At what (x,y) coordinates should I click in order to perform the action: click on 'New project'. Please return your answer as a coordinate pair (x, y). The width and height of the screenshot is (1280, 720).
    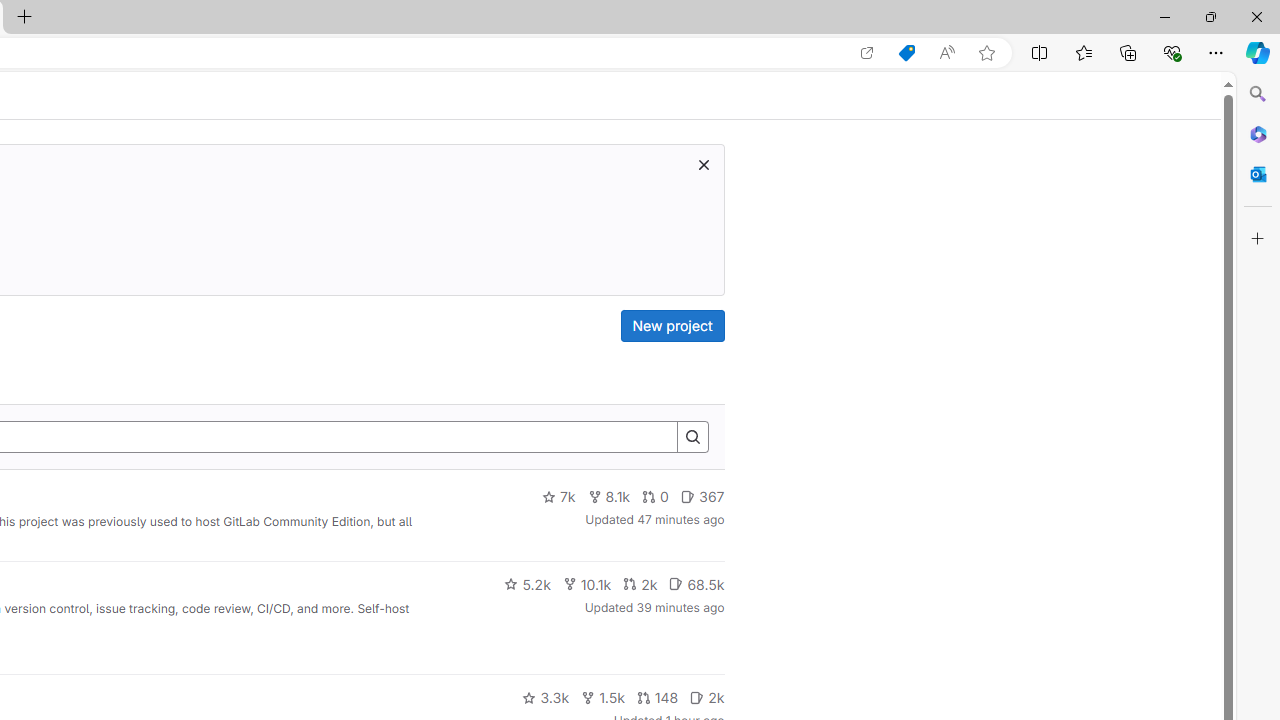
    Looking at the image, I should click on (672, 325).